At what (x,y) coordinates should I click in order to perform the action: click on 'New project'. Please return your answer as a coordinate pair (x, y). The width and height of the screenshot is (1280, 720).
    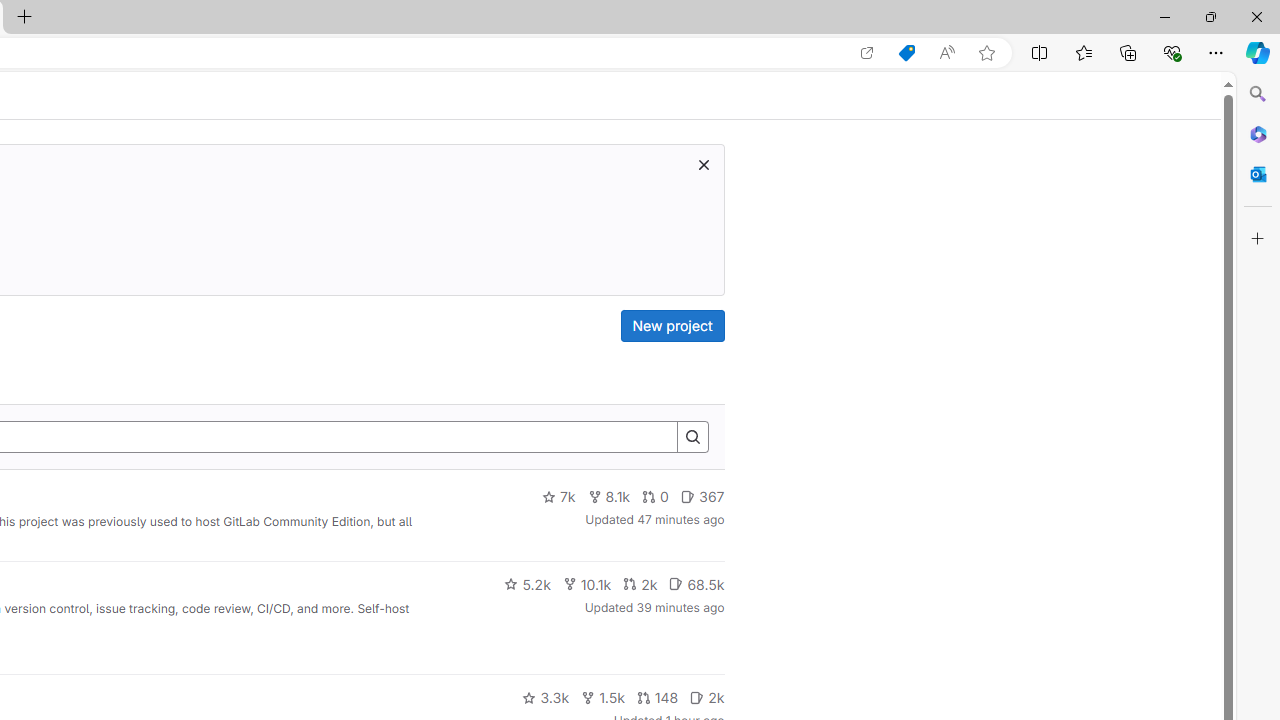
    Looking at the image, I should click on (672, 325).